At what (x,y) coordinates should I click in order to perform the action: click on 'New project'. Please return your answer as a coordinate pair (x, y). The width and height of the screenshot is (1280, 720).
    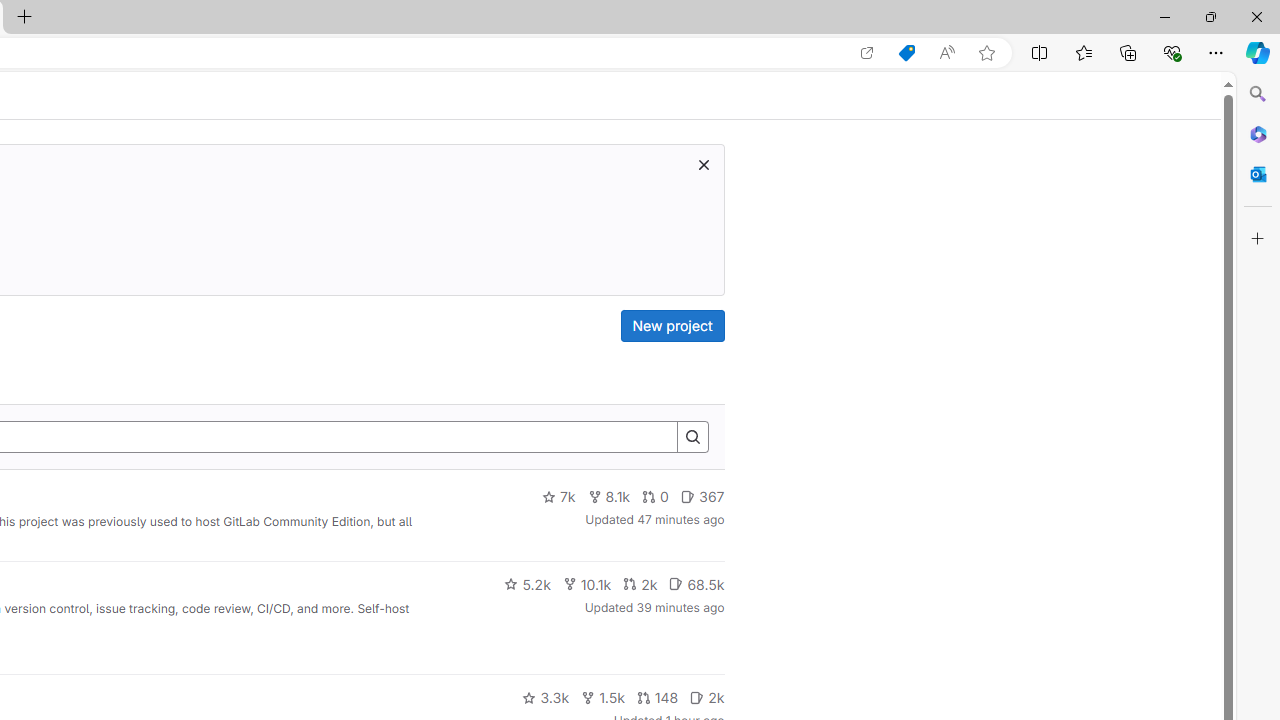
    Looking at the image, I should click on (672, 325).